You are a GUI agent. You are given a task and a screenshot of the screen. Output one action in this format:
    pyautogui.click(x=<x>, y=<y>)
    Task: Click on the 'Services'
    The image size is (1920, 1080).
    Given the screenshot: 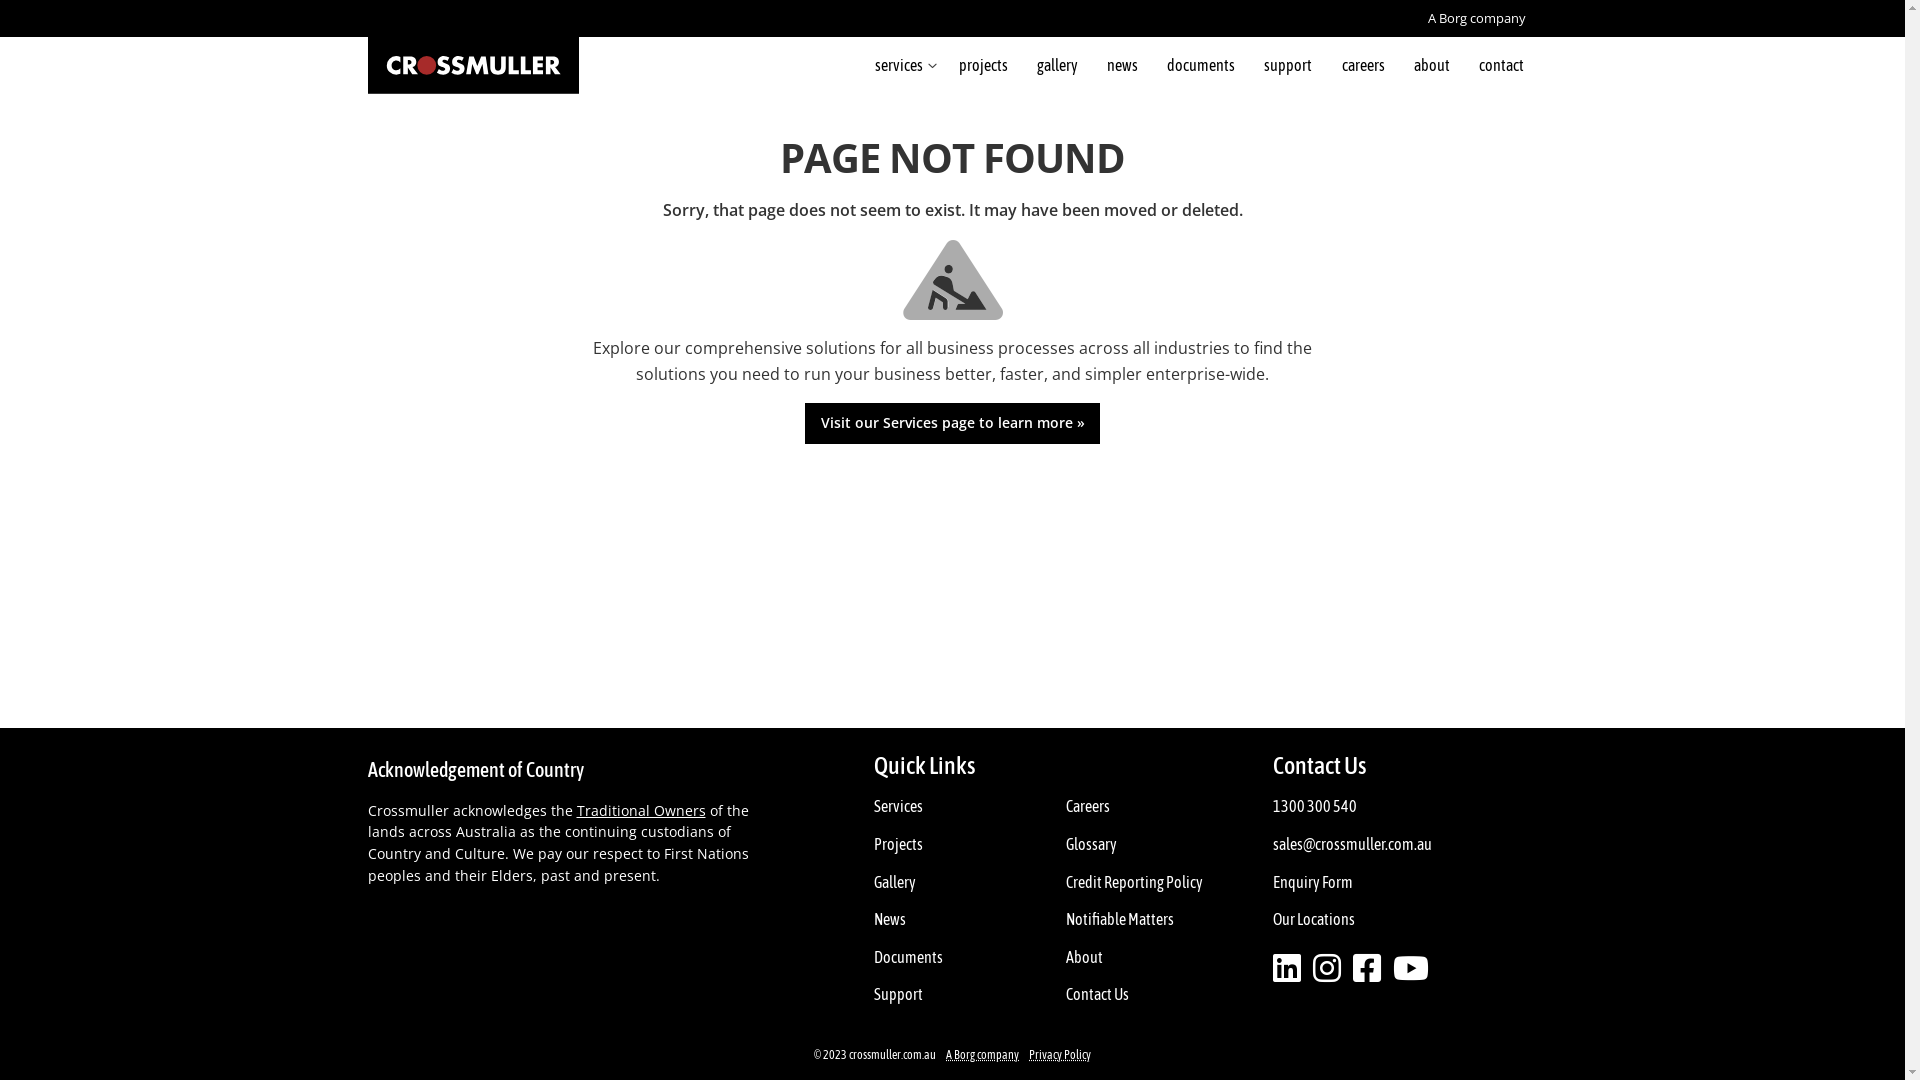 What is the action you would take?
    pyautogui.click(x=897, y=805)
    